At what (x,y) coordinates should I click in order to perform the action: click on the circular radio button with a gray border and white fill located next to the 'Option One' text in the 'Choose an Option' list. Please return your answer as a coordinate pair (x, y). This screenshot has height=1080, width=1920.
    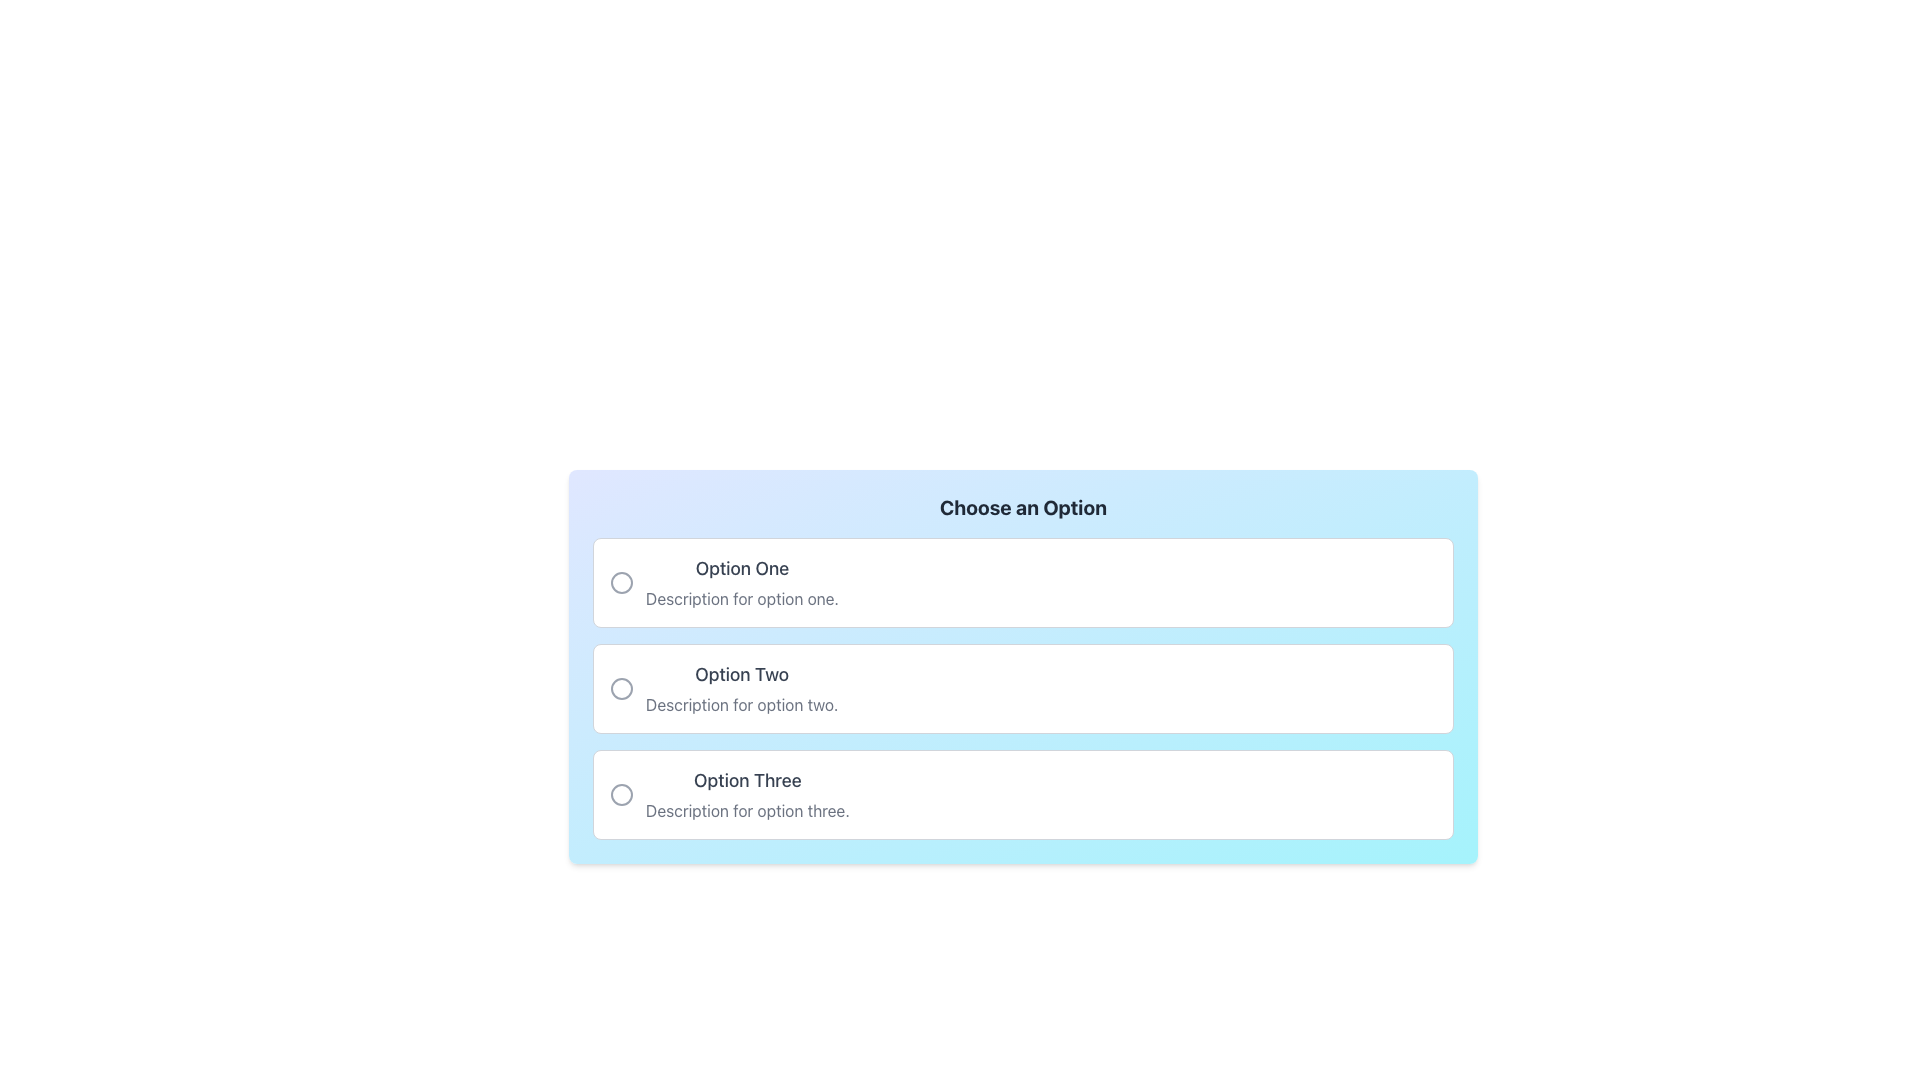
    Looking at the image, I should click on (621, 582).